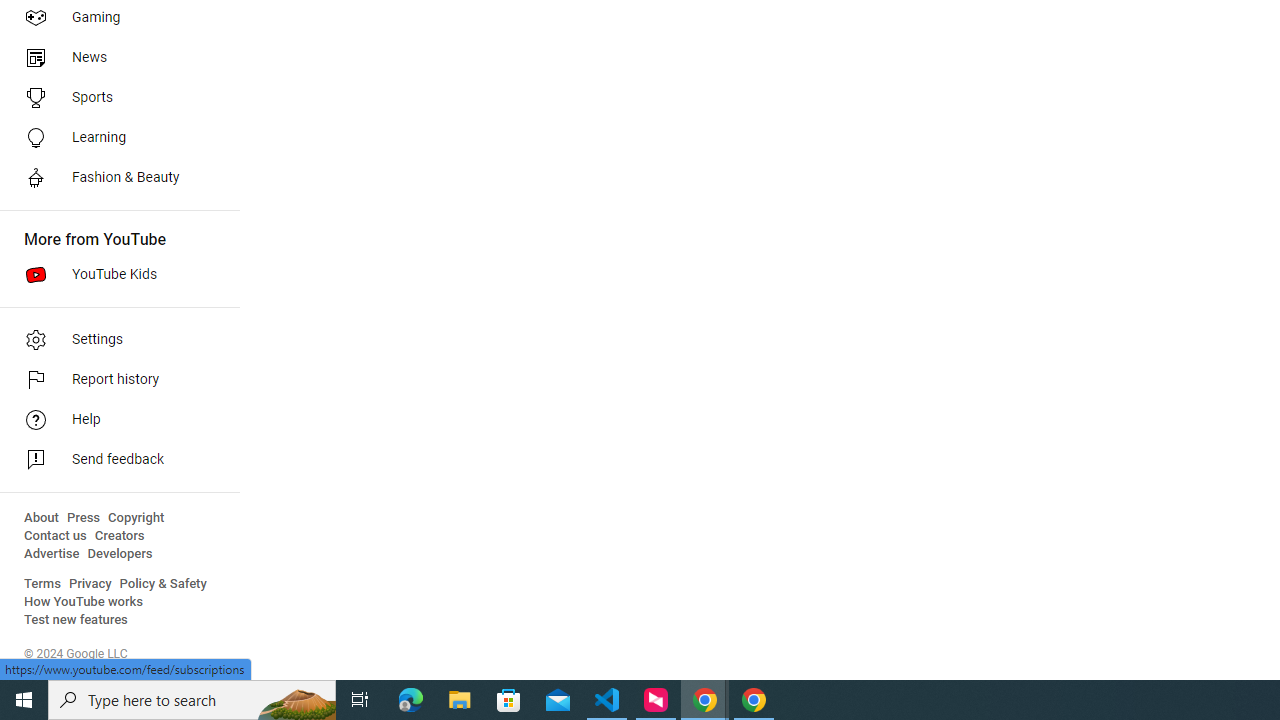 The width and height of the screenshot is (1280, 720). I want to click on 'News', so click(112, 56).